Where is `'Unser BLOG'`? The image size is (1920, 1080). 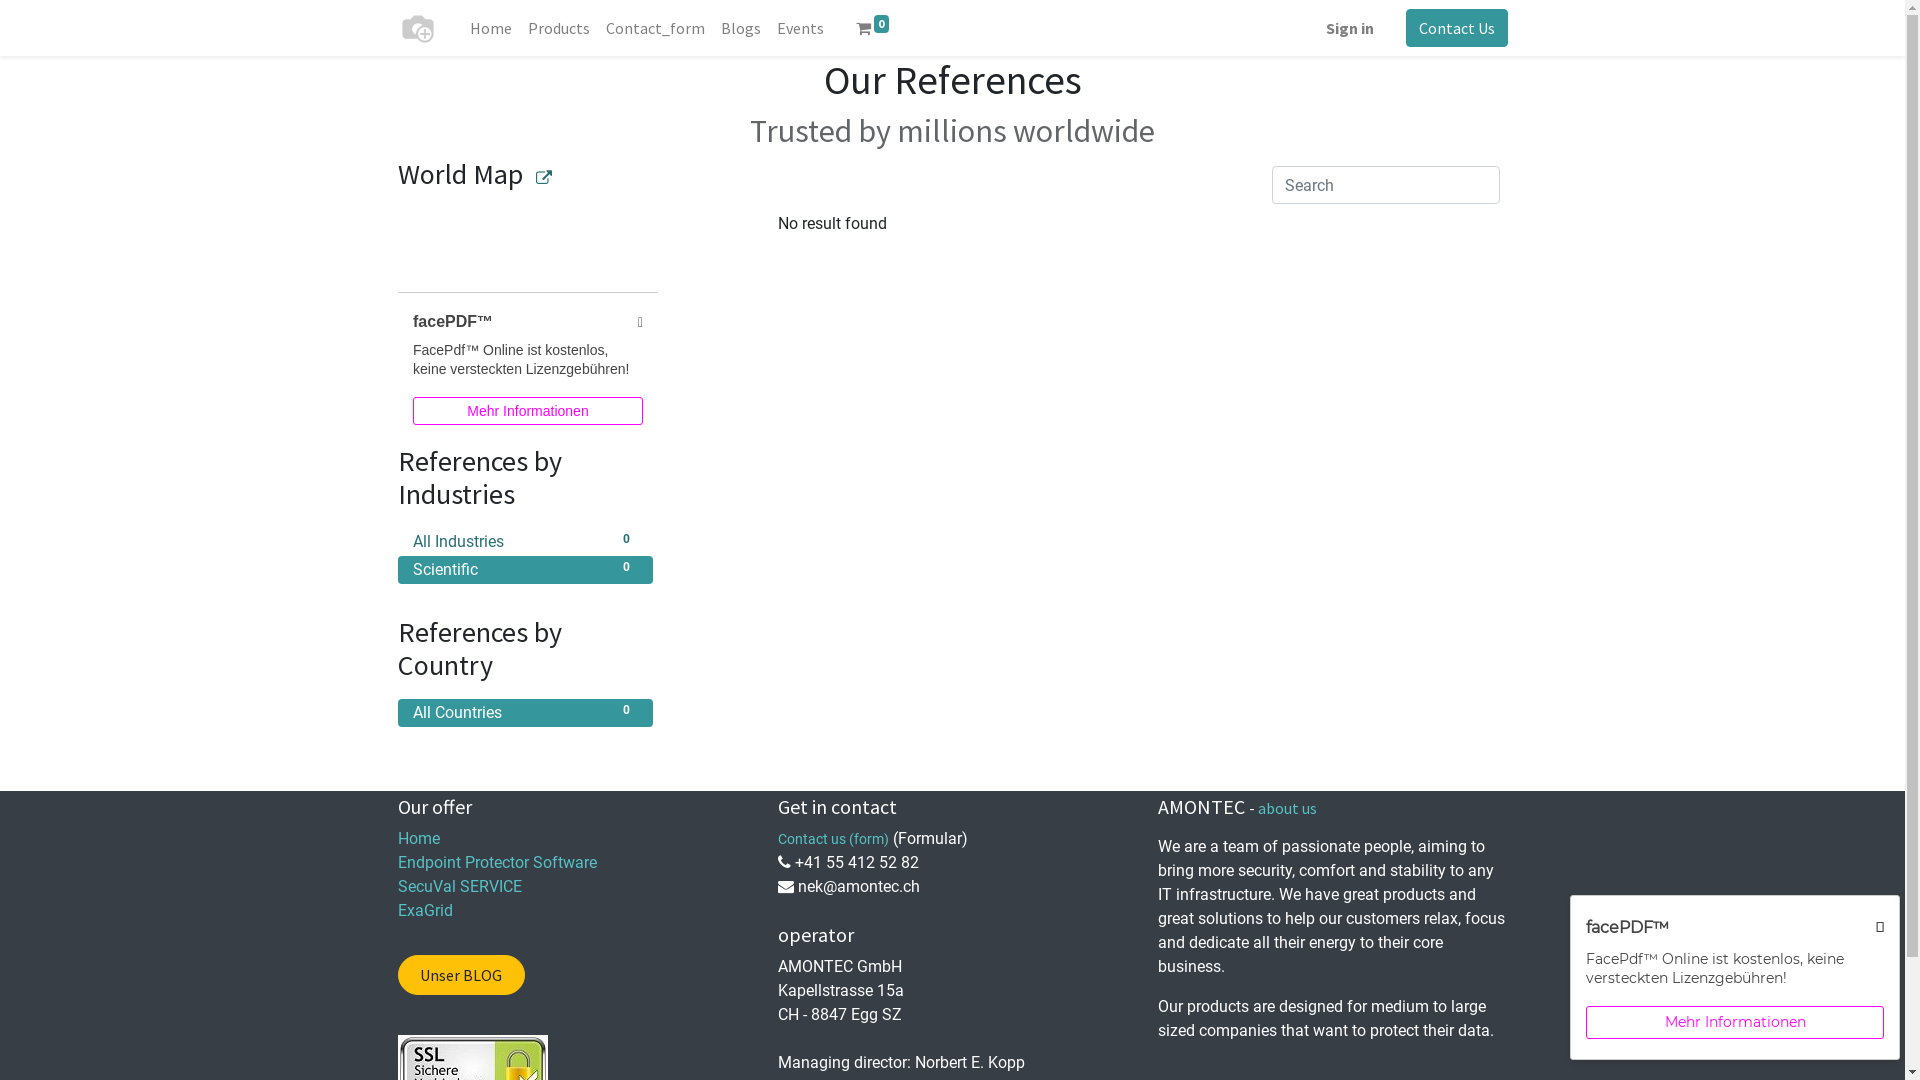 'Unser BLOG' is located at coordinates (460, 974).